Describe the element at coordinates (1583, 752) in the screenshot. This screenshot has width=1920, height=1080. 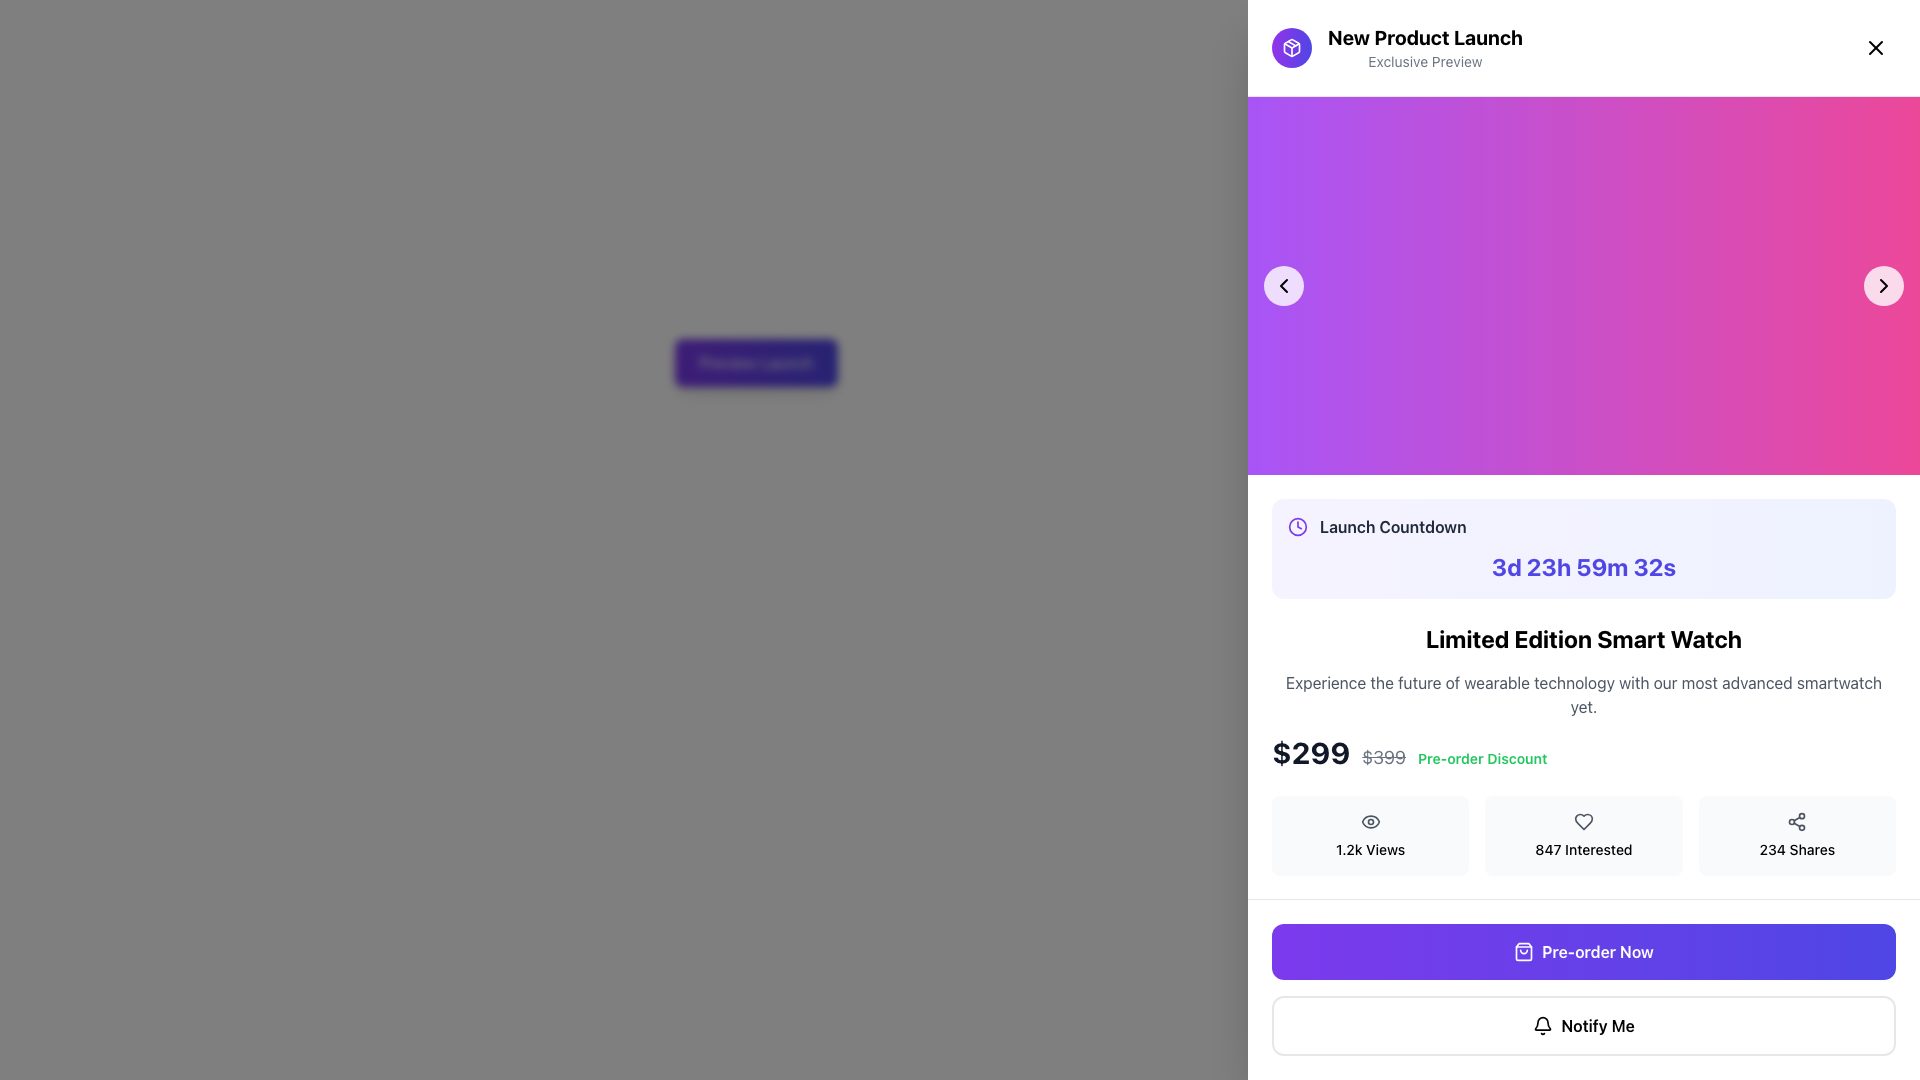
I see `the component displaying the product price, which includes the current price, original price, and pre-order discount offer, located below the product description and above the statistics row` at that location.